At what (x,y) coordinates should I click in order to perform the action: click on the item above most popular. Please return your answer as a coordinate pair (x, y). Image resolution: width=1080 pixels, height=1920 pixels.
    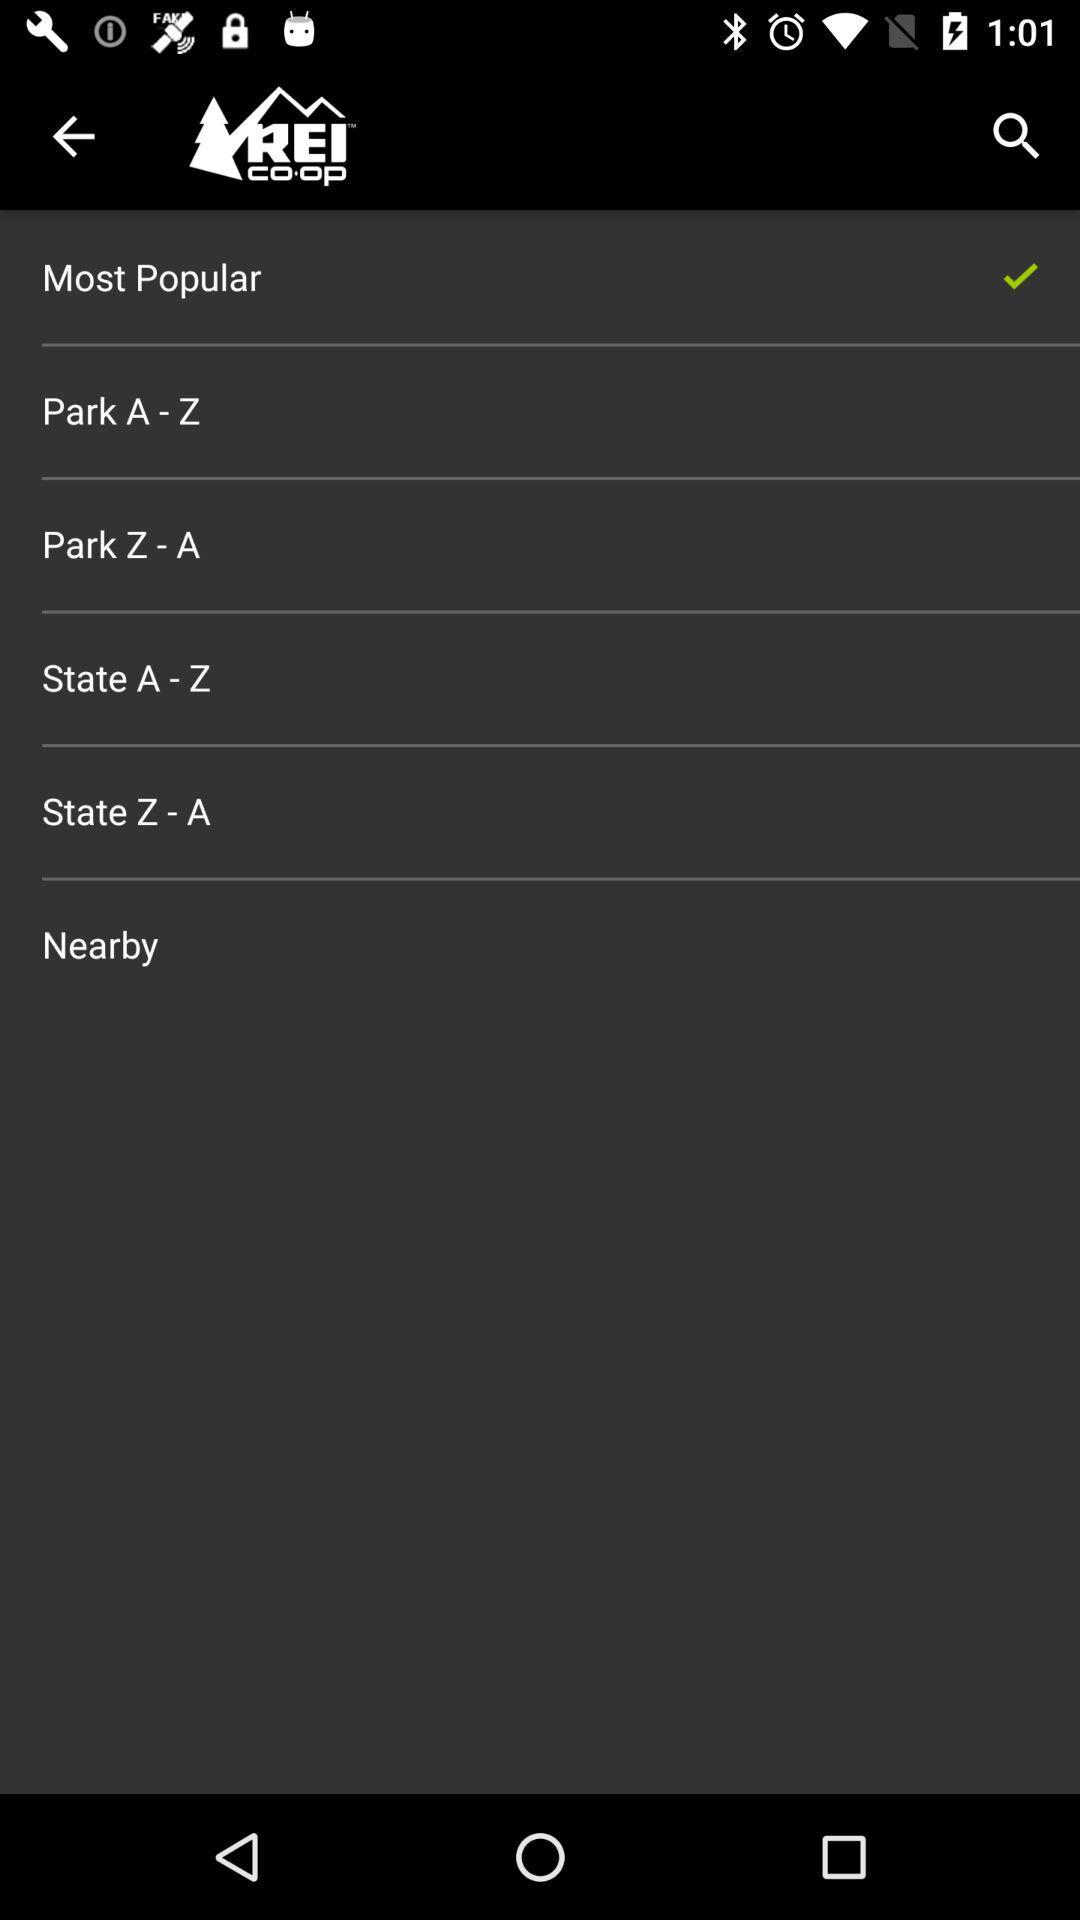
    Looking at the image, I should click on (72, 135).